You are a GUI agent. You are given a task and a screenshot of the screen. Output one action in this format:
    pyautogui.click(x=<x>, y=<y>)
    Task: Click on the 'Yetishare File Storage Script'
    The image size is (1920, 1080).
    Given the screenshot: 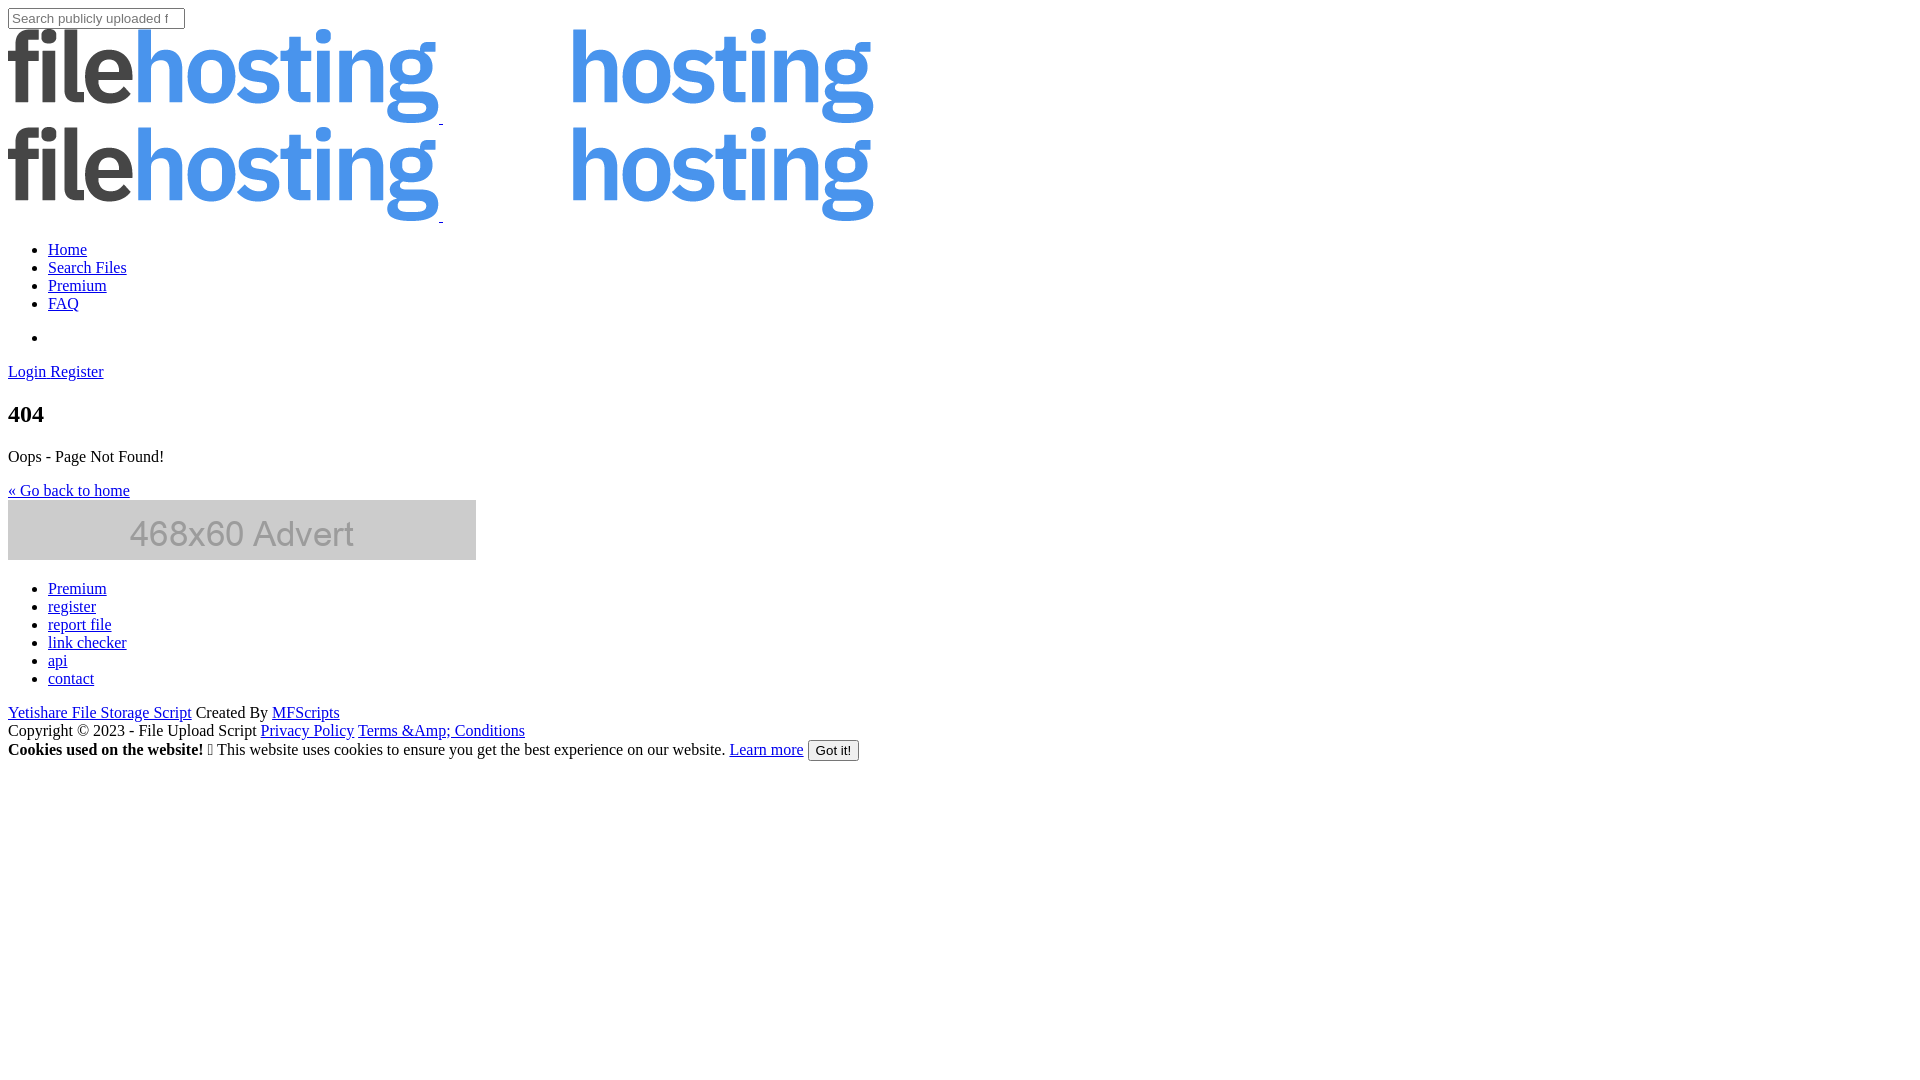 What is the action you would take?
    pyautogui.click(x=99, y=711)
    